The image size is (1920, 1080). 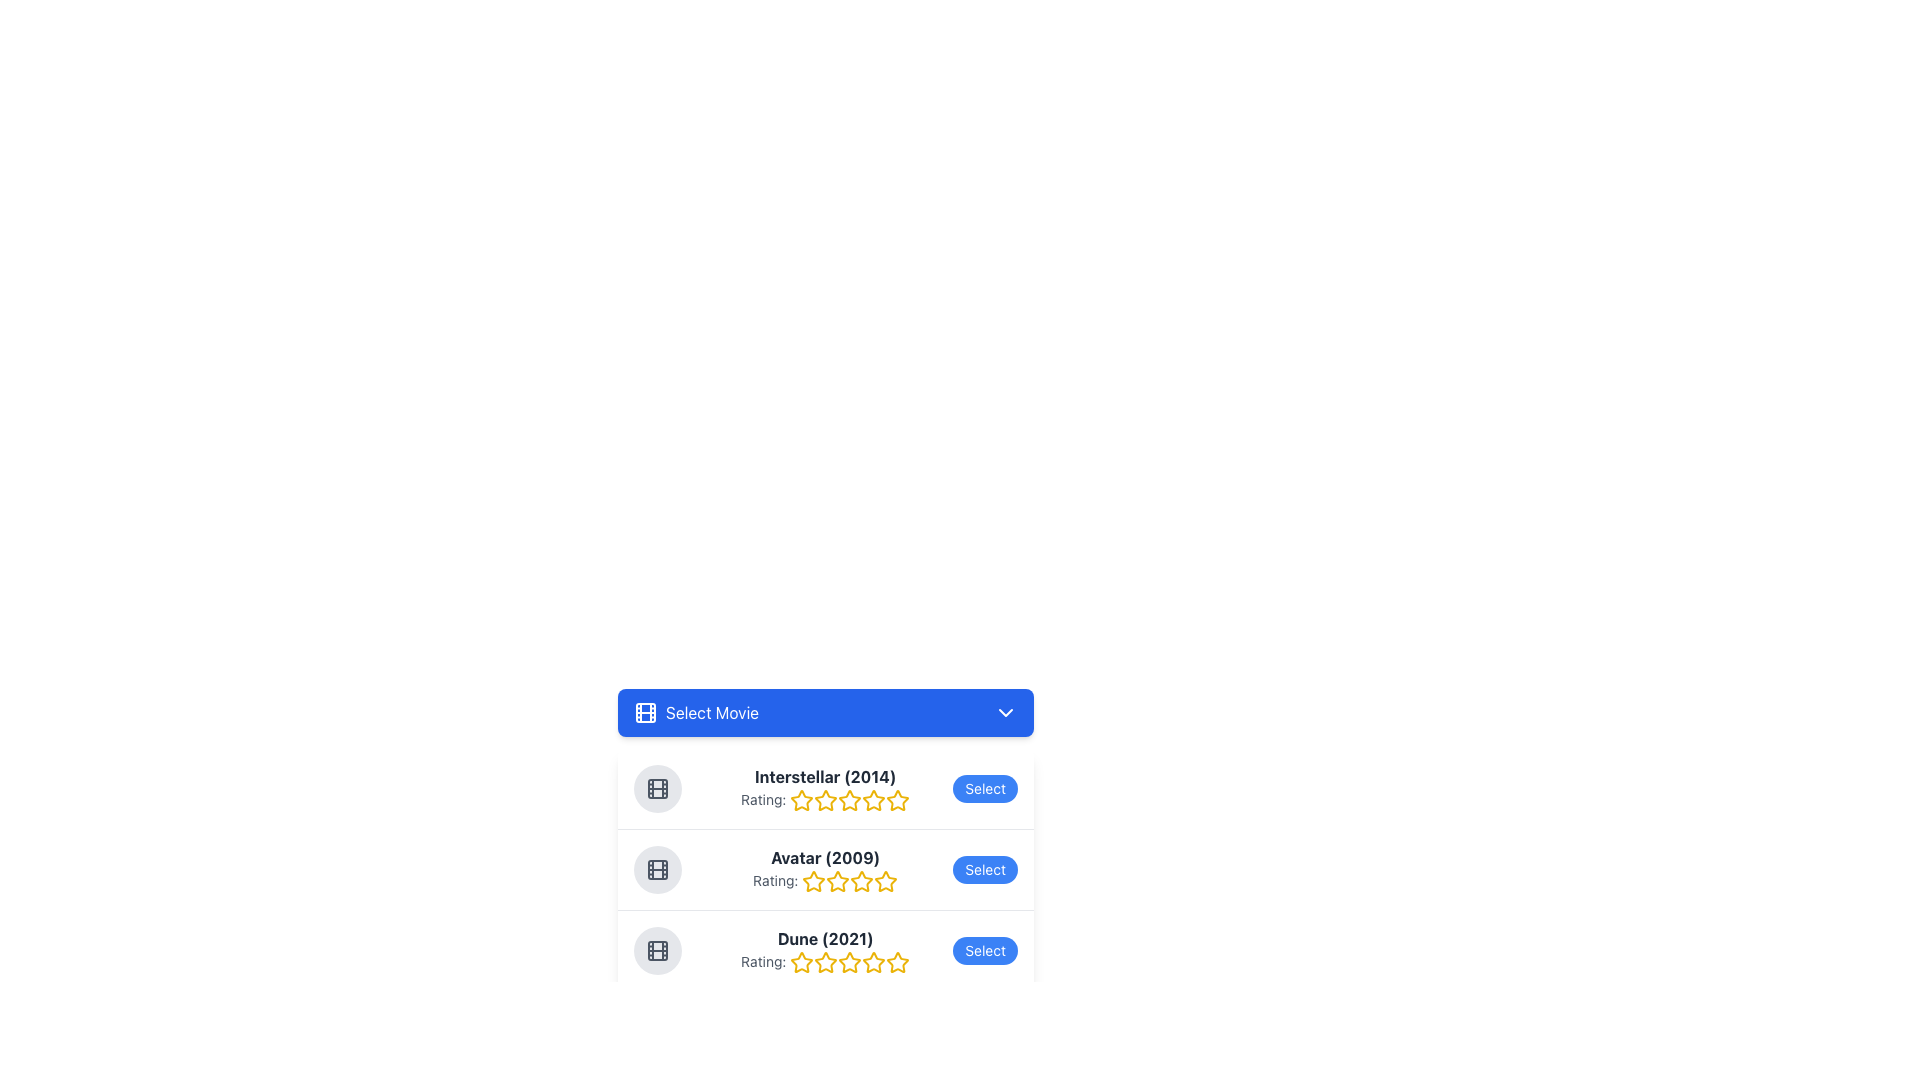 I want to click on the first star icon representing the rating for the movie 'Interstellar (2014)' located in the first row of the movie list, so click(x=802, y=800).